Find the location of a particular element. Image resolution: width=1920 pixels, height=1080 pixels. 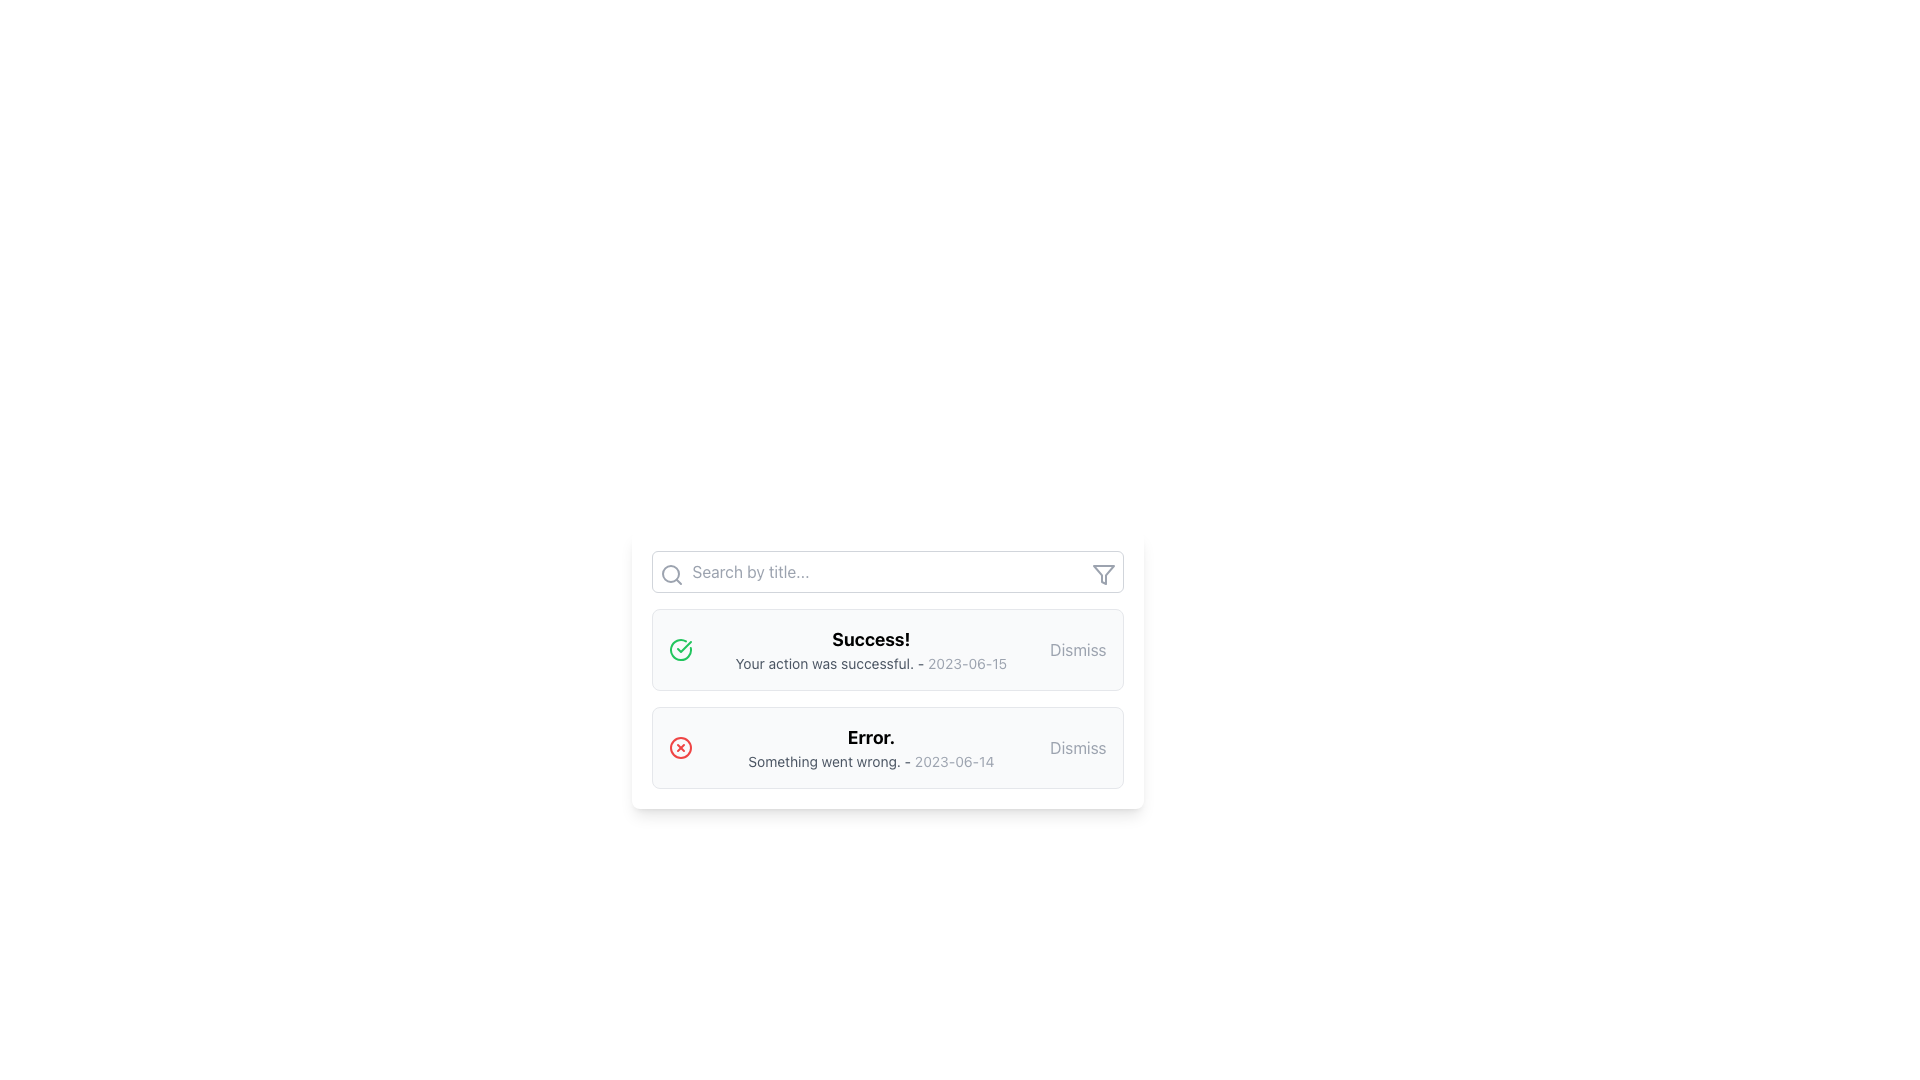

text that indicates the title or summary of an error notification located at the bottom section of the notification list is located at coordinates (871, 737).